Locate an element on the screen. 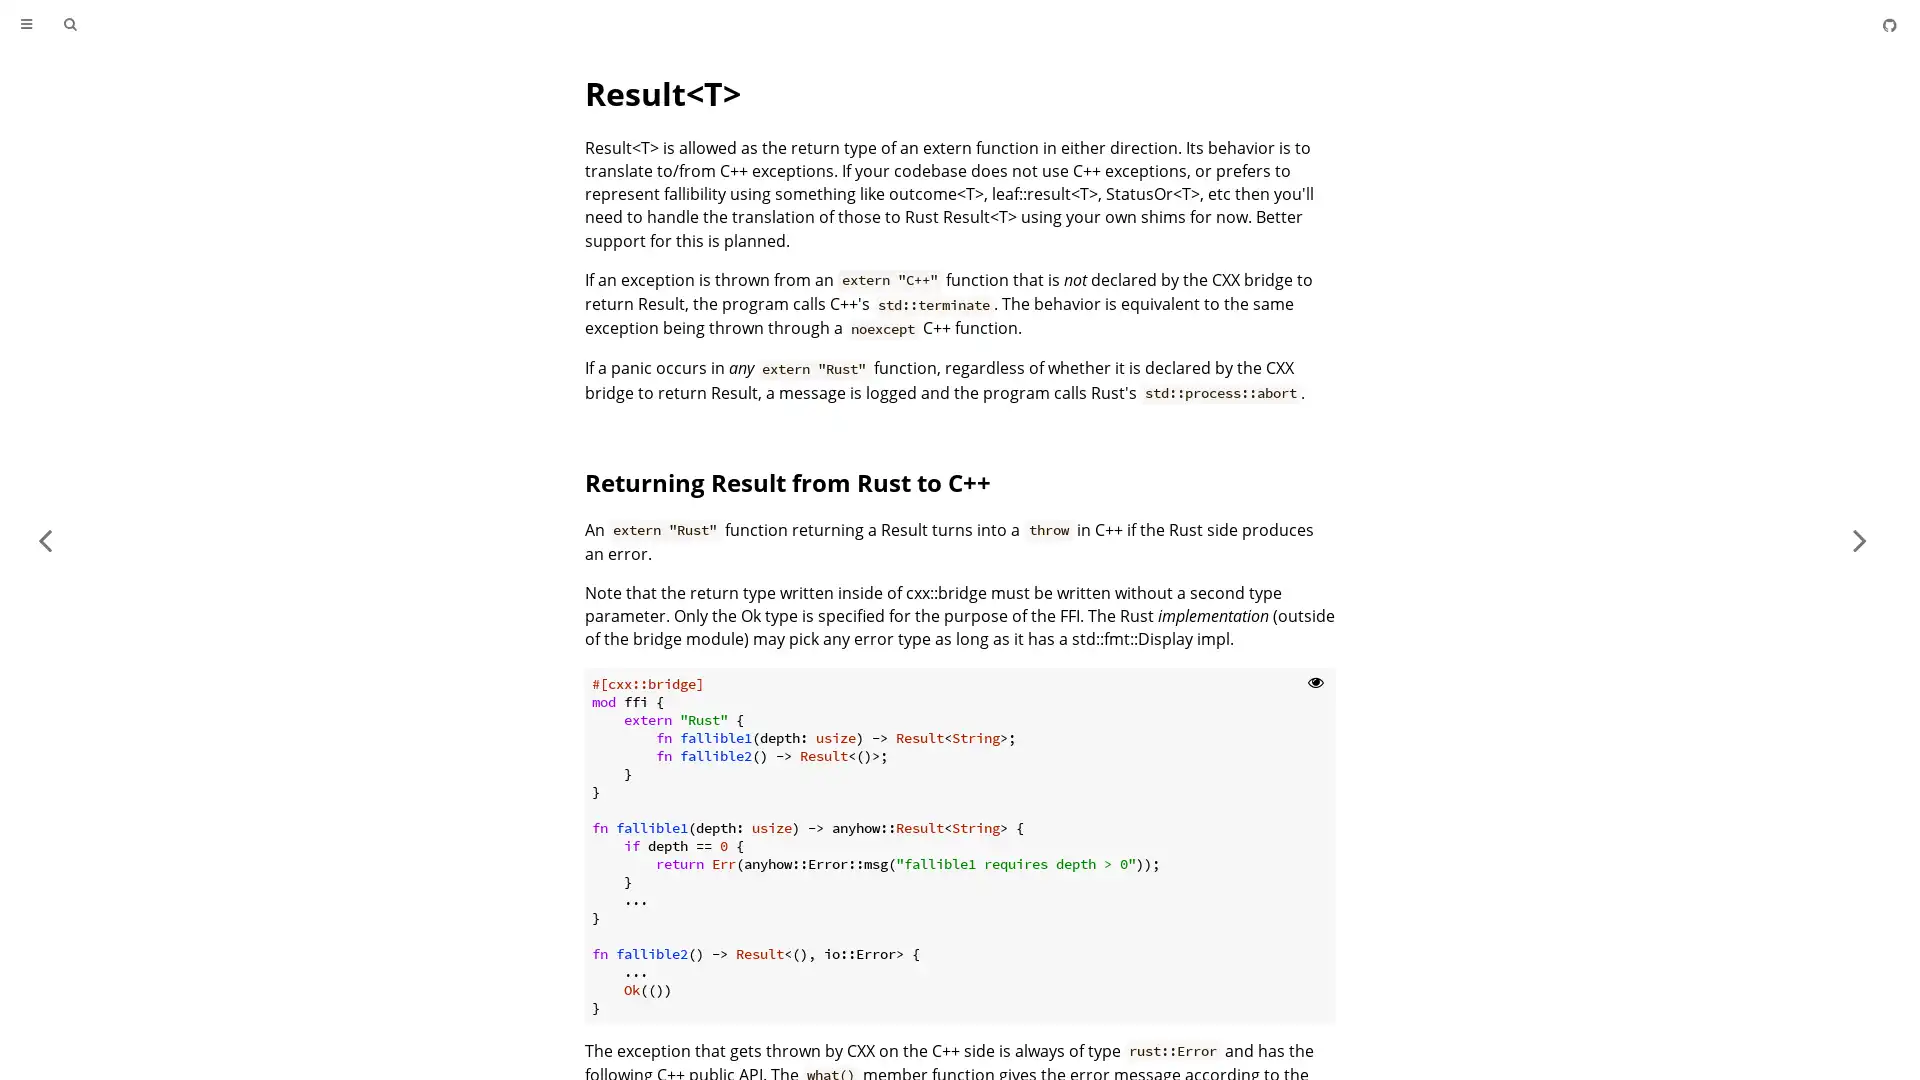 This screenshot has height=1080, width=1920. Show hidden lines is located at coordinates (1315, 680).